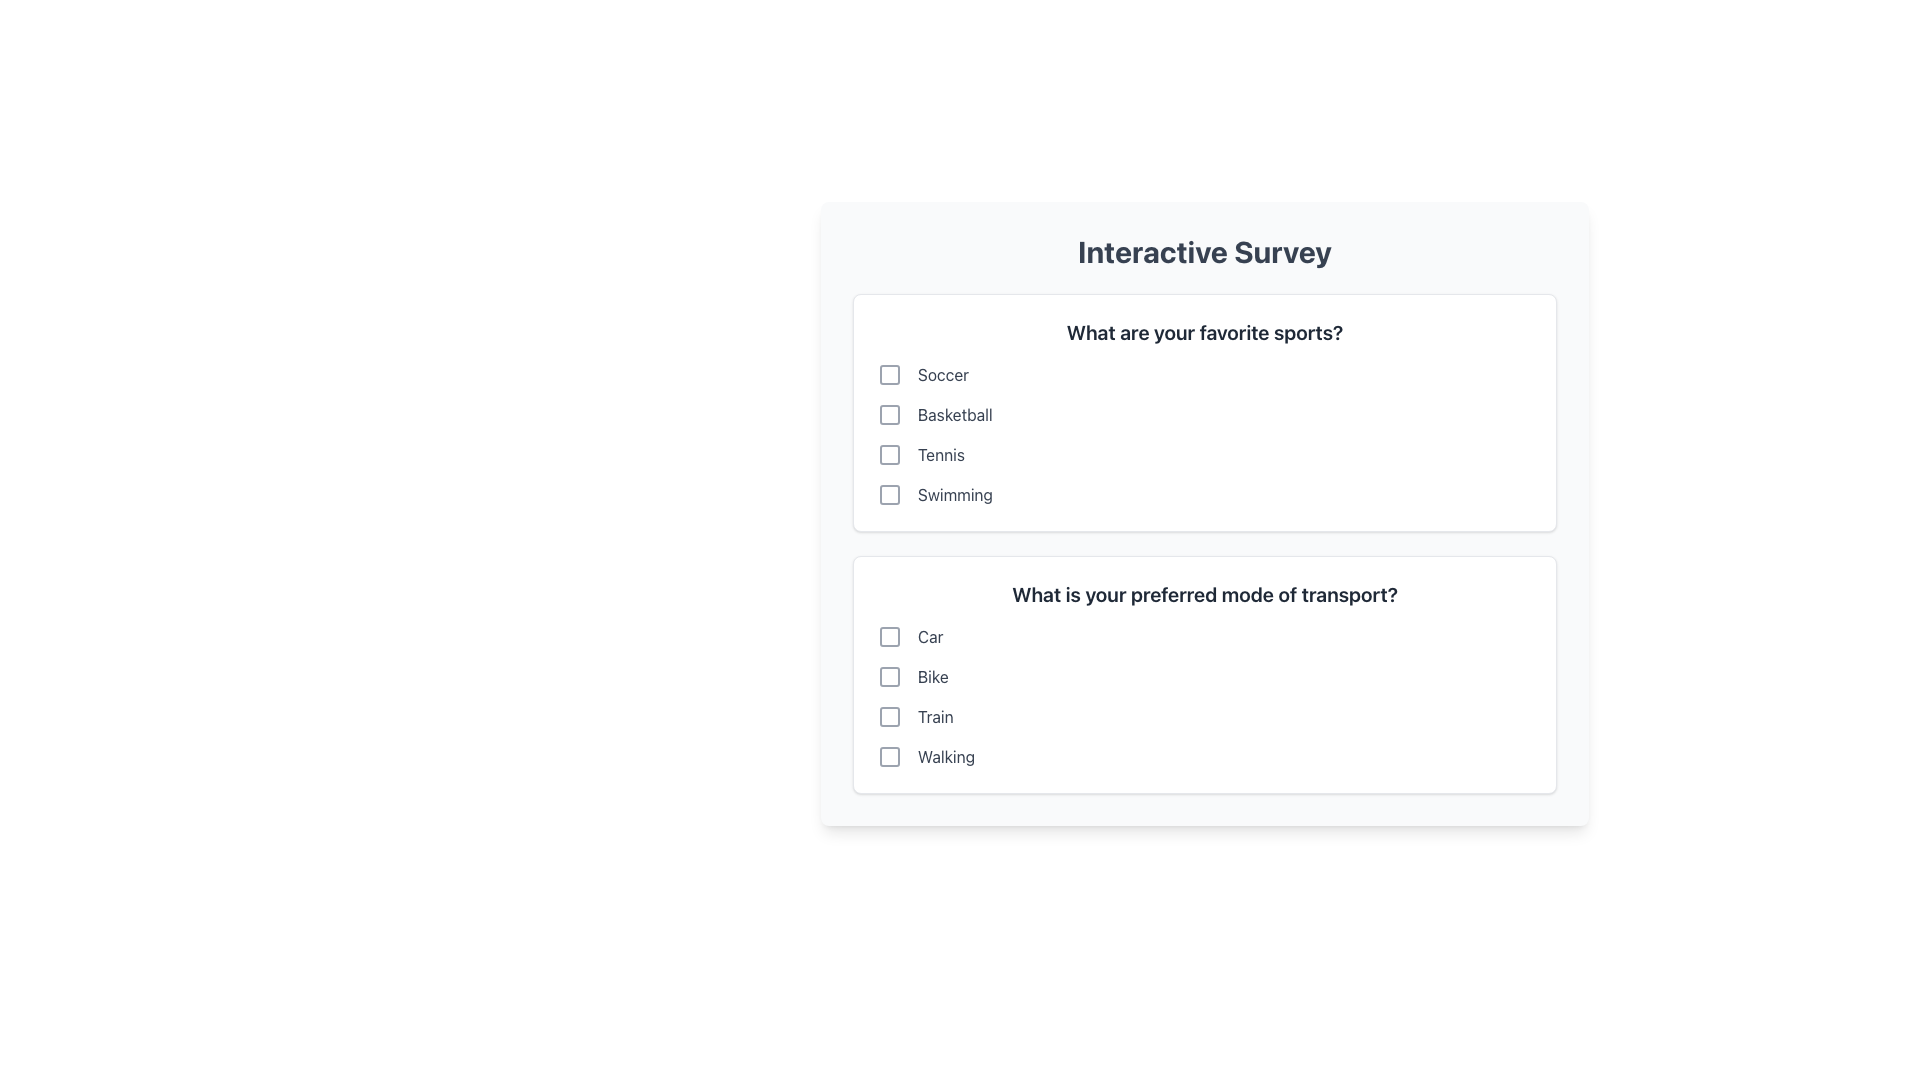  I want to click on the checkbox for the 'Tennis' option in the survey, so click(888, 455).